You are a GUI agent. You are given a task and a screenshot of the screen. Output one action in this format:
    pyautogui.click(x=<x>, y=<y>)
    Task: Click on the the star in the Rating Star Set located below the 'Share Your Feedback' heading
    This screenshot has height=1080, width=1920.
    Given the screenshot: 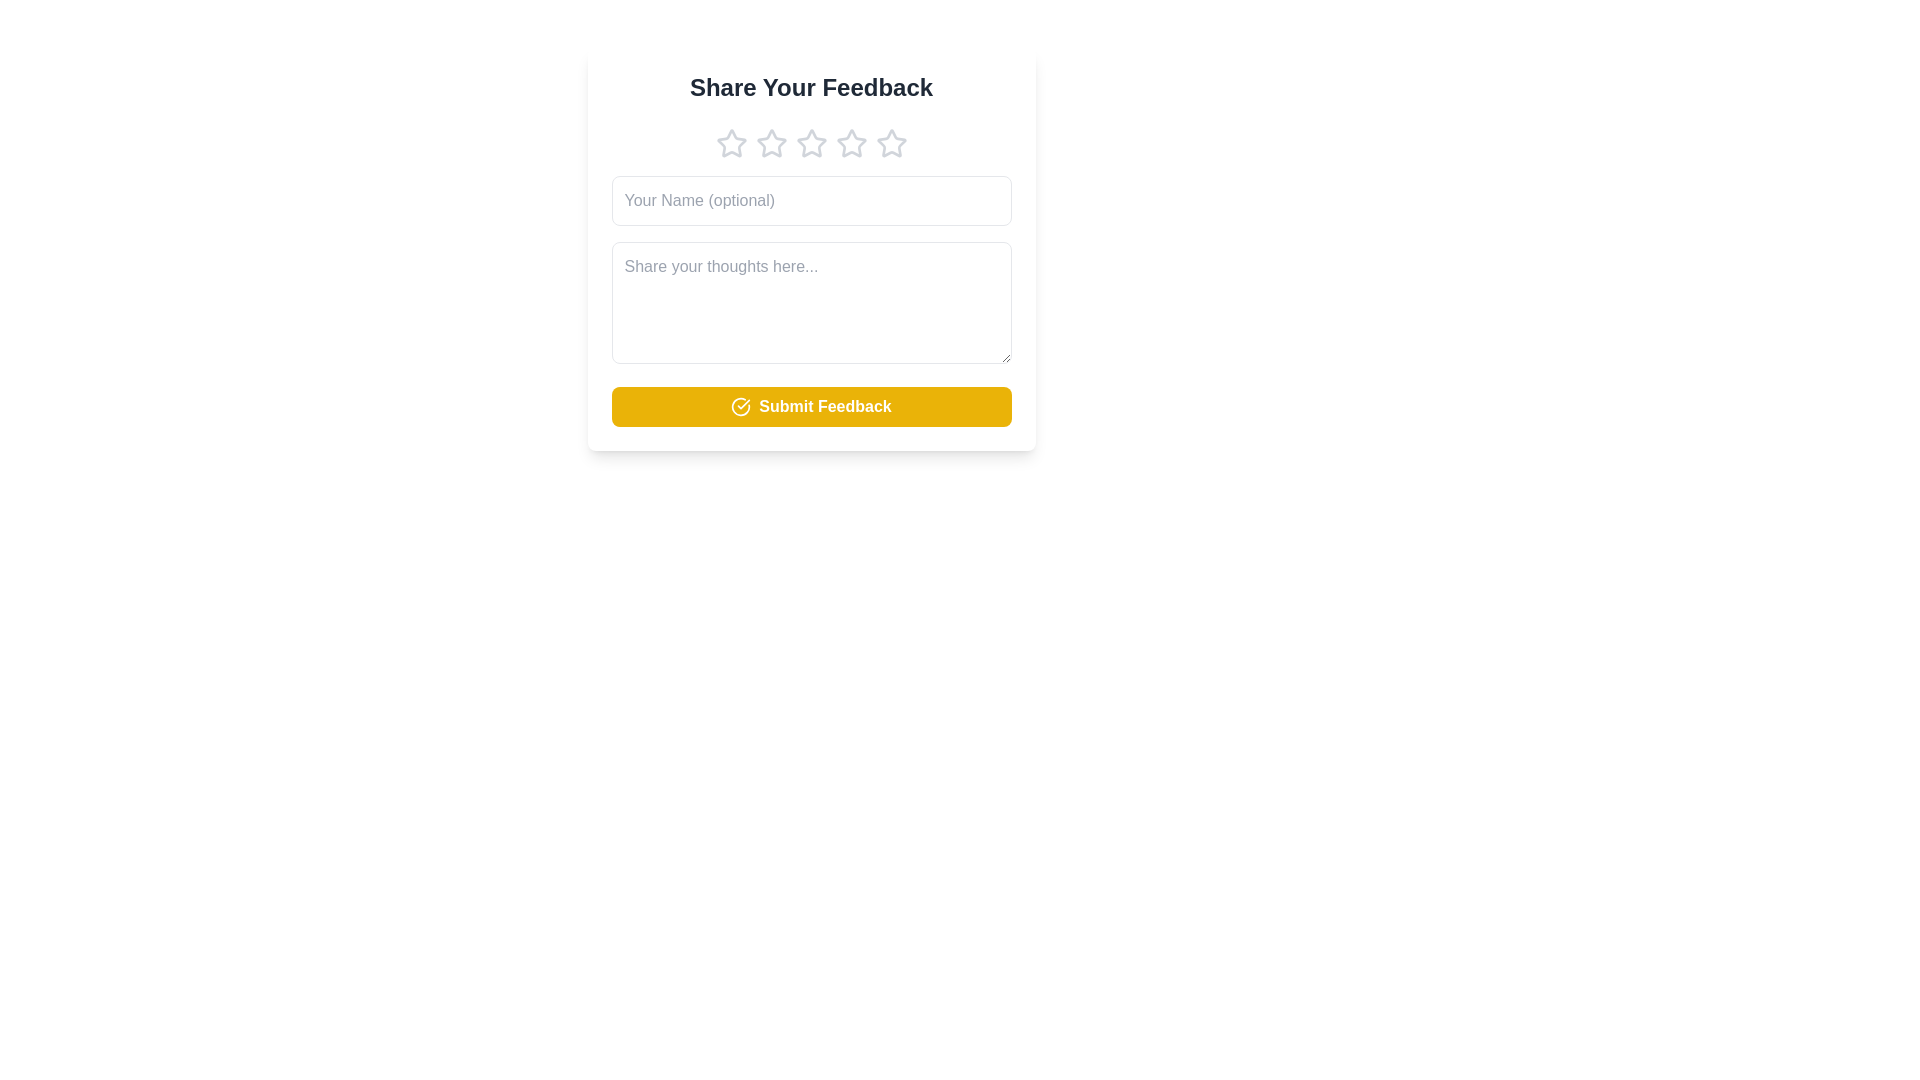 What is the action you would take?
    pyautogui.click(x=811, y=142)
    